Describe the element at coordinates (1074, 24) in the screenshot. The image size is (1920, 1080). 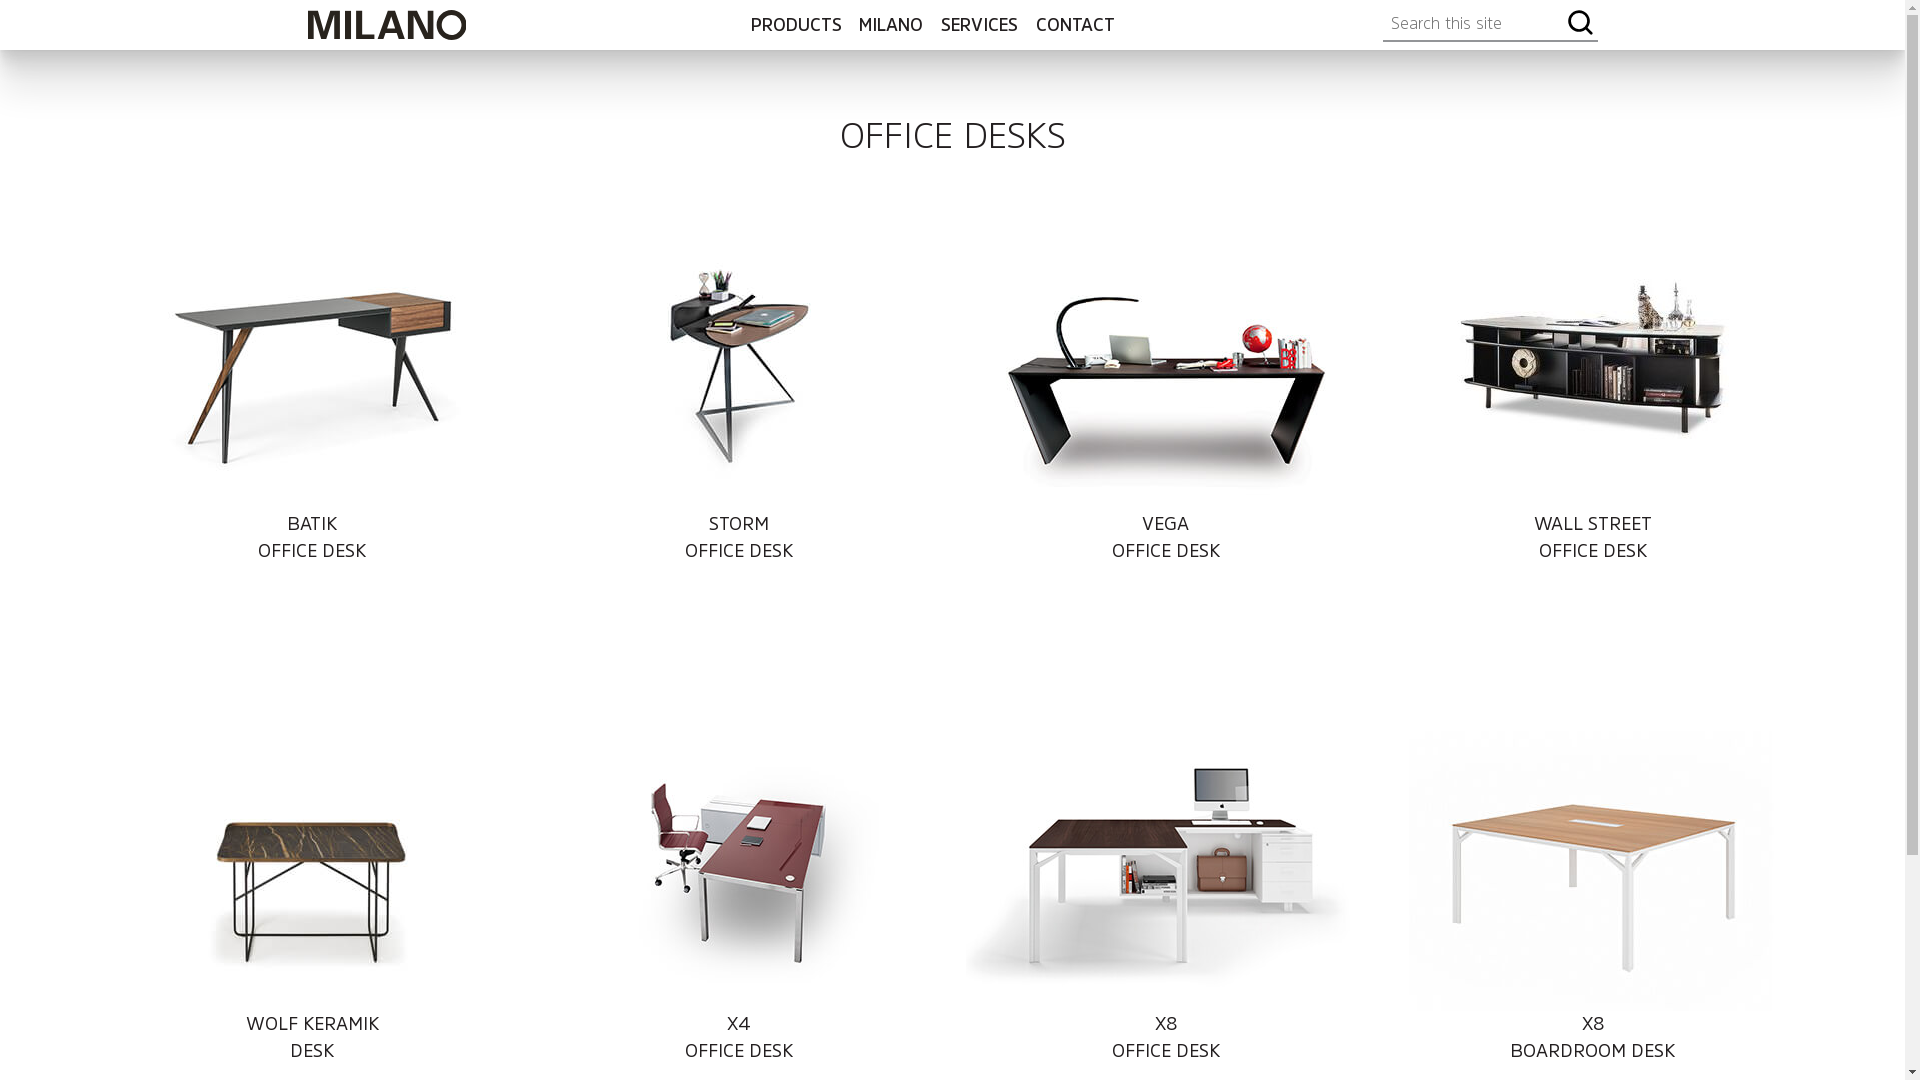
I see `'CONTACT'` at that location.